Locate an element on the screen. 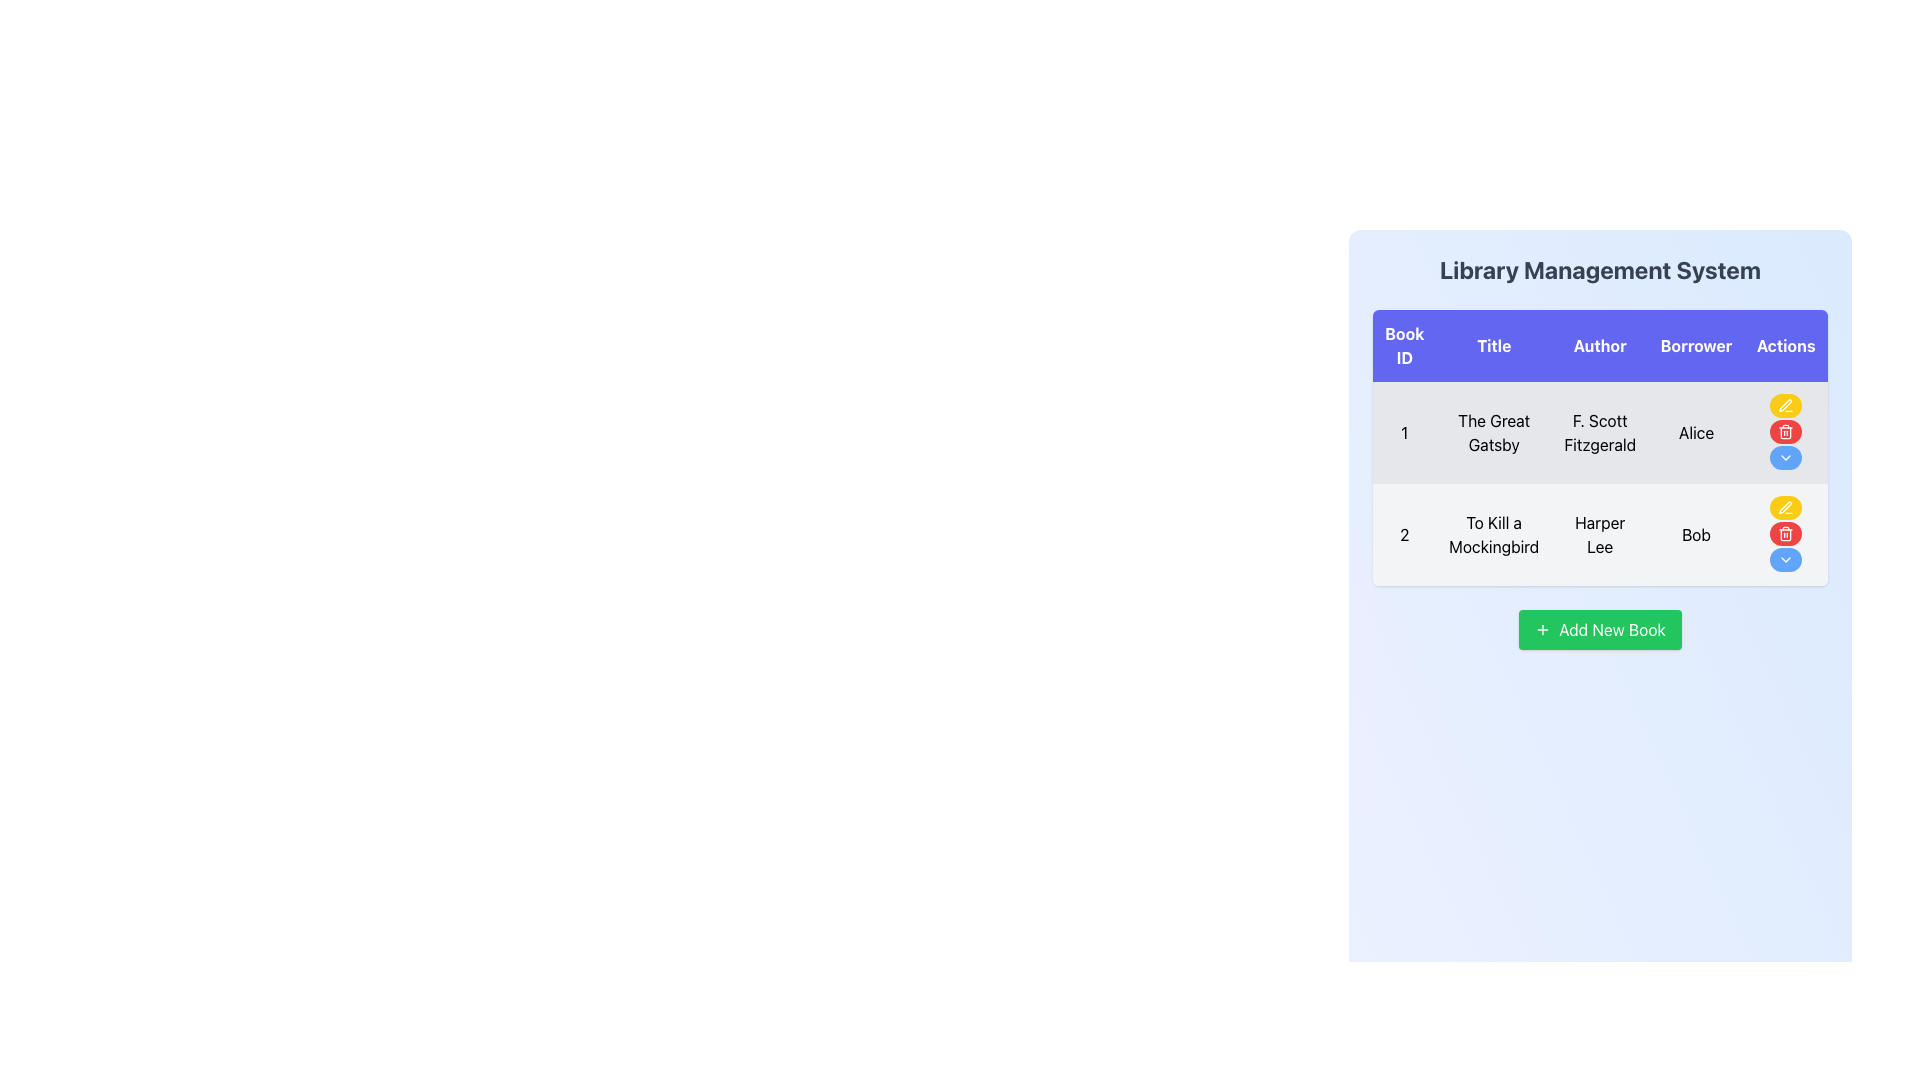 Image resolution: width=1920 pixels, height=1080 pixels. the label displaying the title 'The Great Gatsby' in the first row of the table is located at coordinates (1494, 431).